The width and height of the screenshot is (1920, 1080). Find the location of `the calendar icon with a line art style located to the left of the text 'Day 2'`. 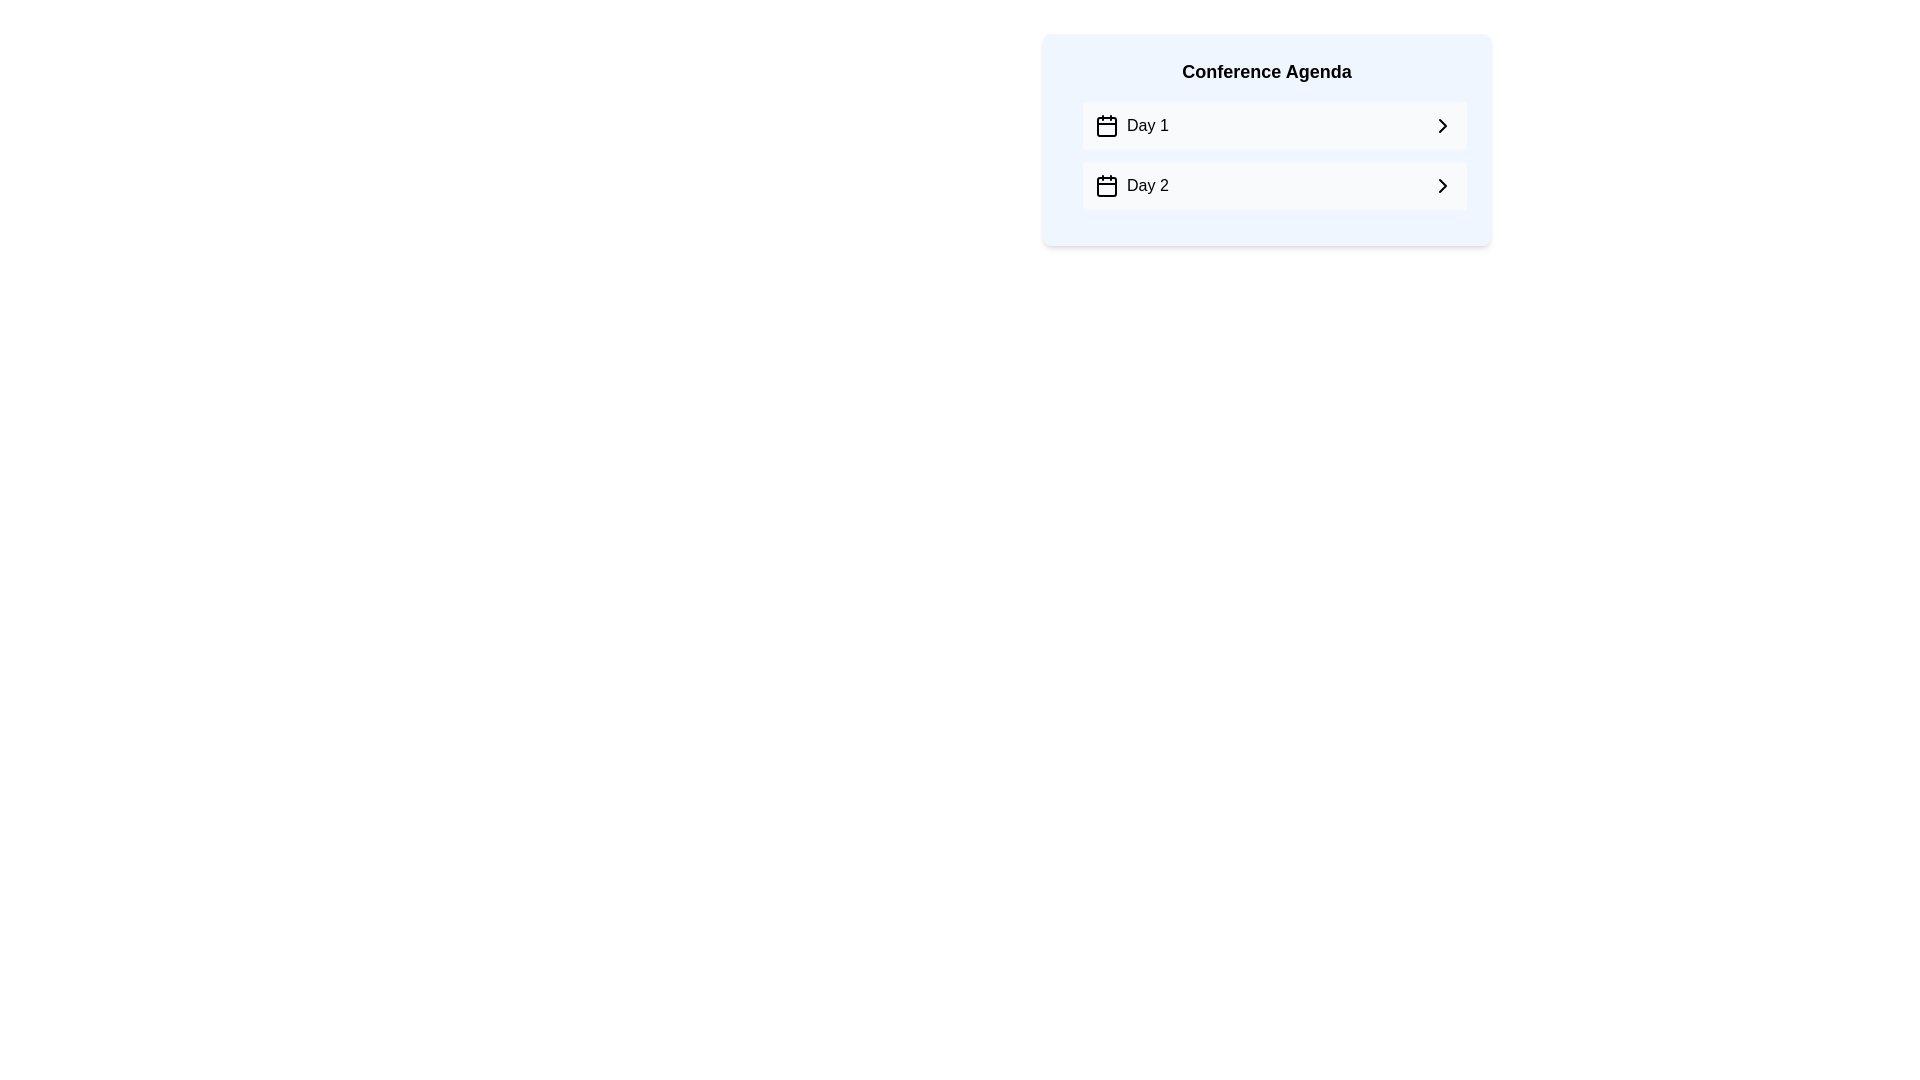

the calendar icon with a line art style located to the left of the text 'Day 2' is located at coordinates (1106, 185).